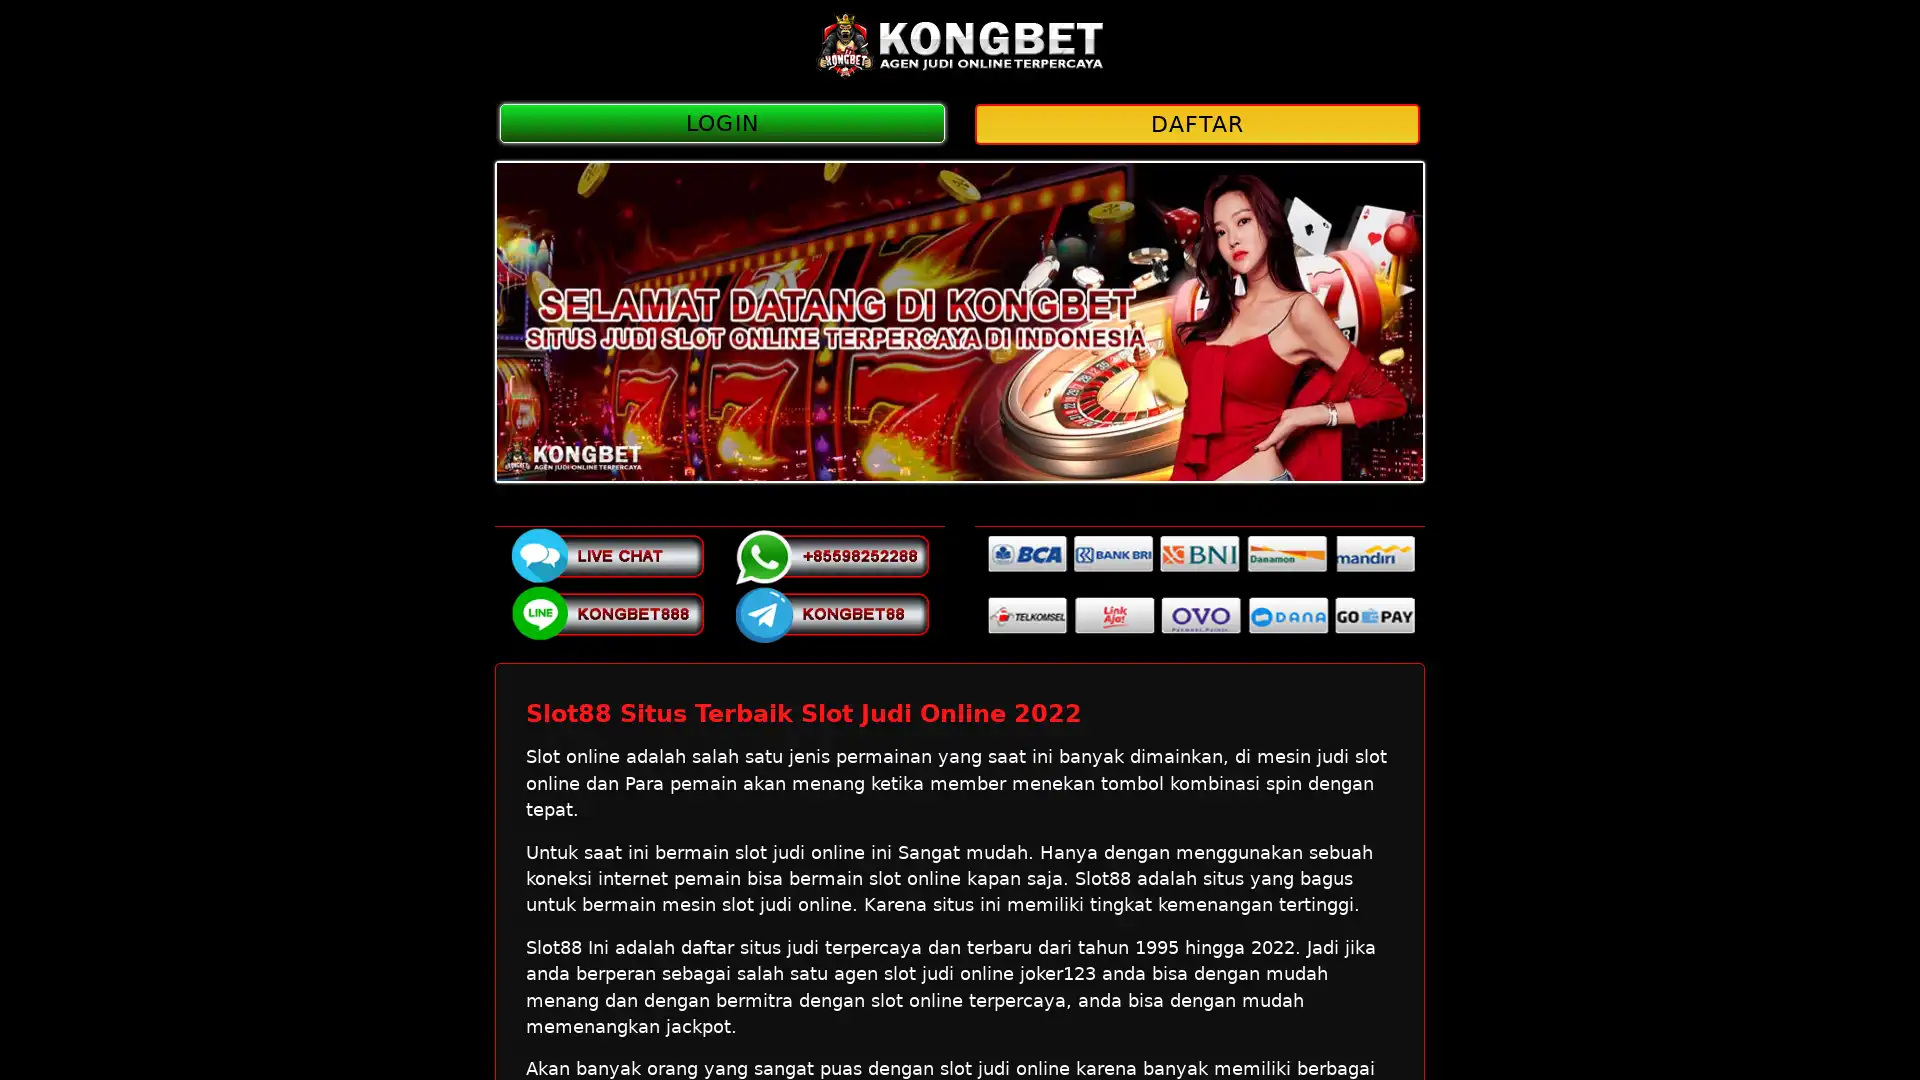  Describe the element at coordinates (1197, 124) in the screenshot. I see `DAFTAR` at that location.